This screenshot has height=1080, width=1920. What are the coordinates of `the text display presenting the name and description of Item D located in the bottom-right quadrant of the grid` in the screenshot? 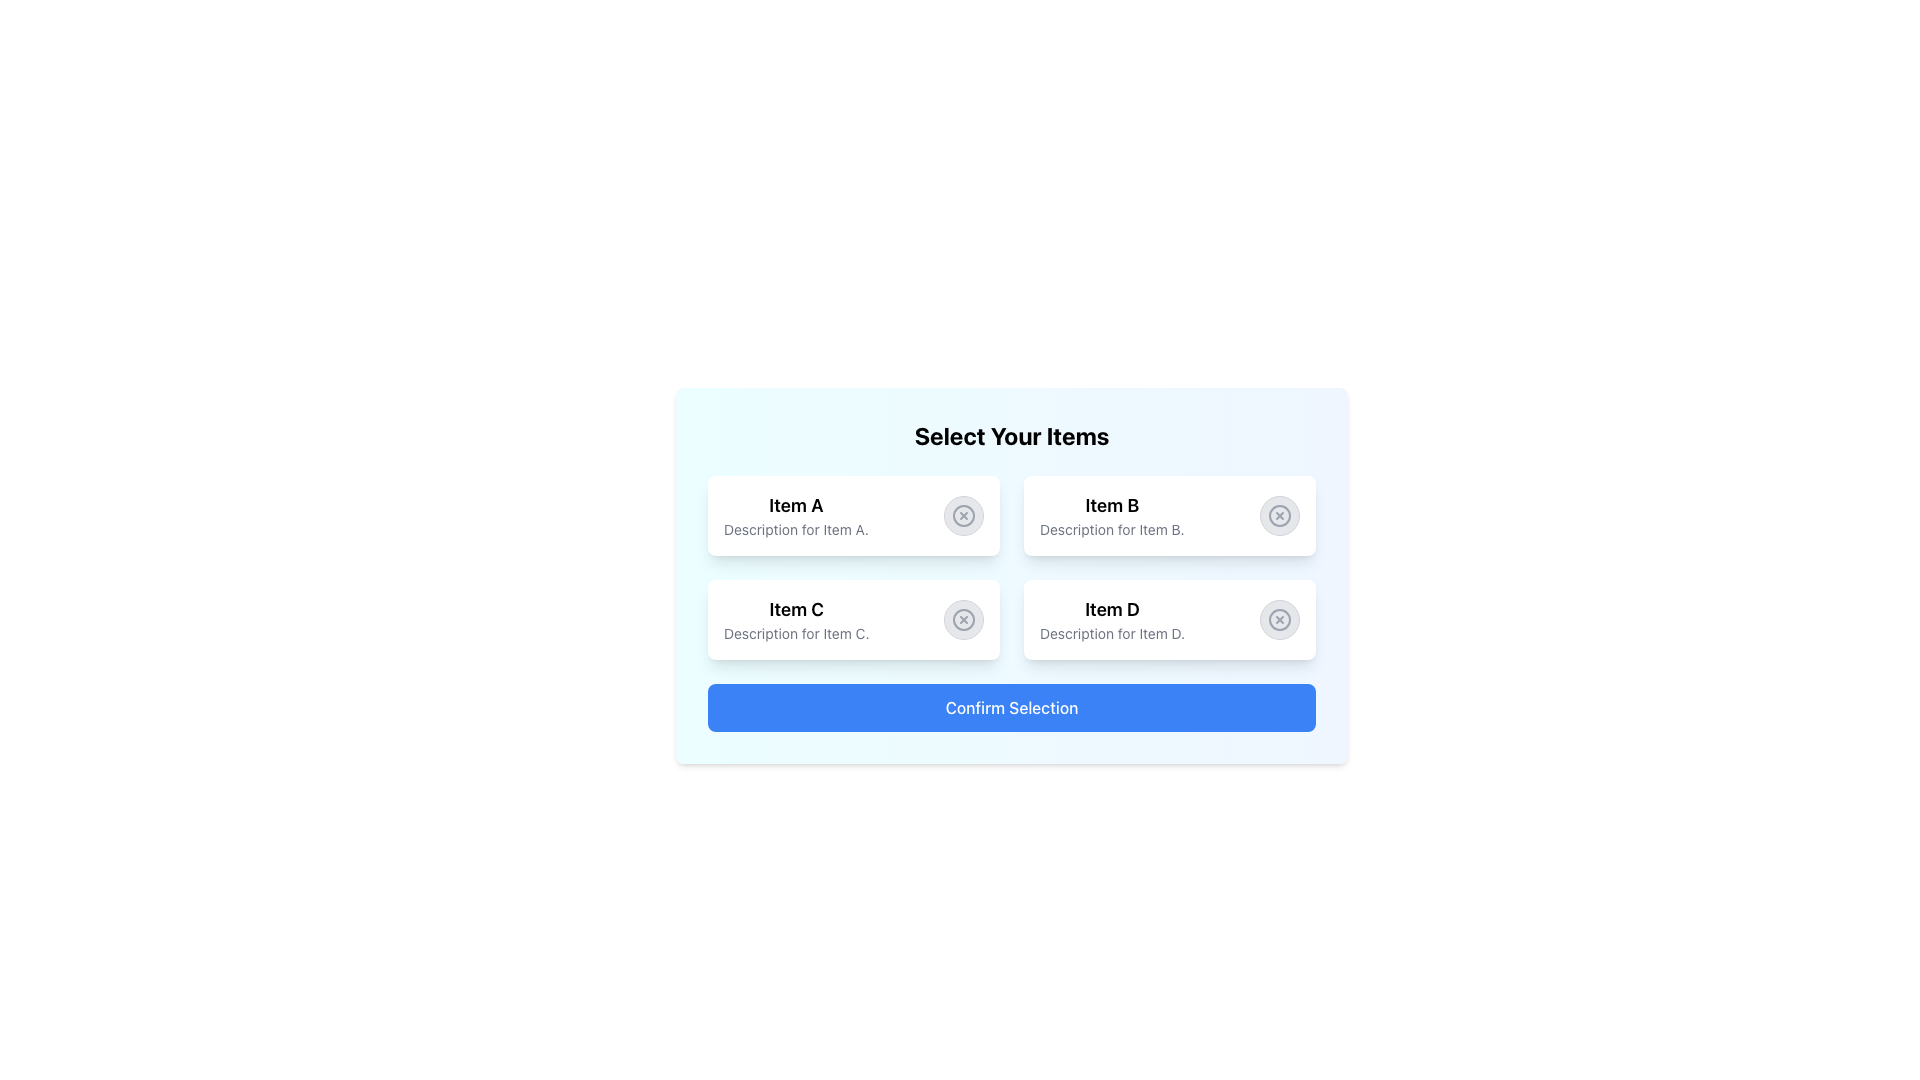 It's located at (1111, 619).